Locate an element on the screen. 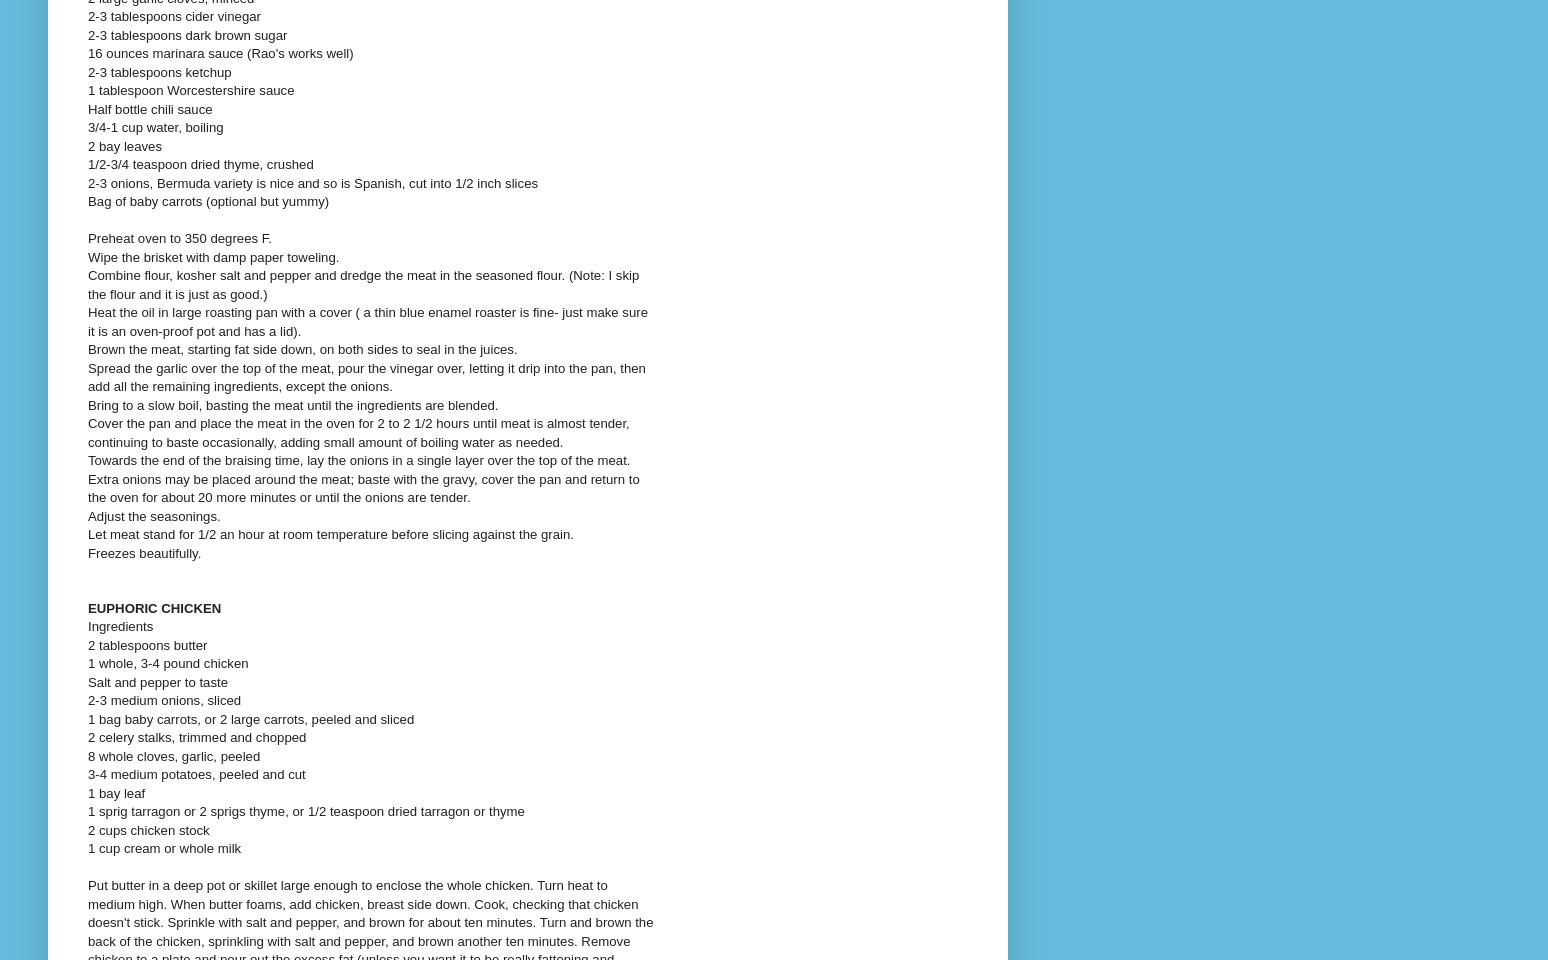 Image resolution: width=1548 pixels, height=960 pixels. '1 bay leaf' is located at coordinates (116, 792).